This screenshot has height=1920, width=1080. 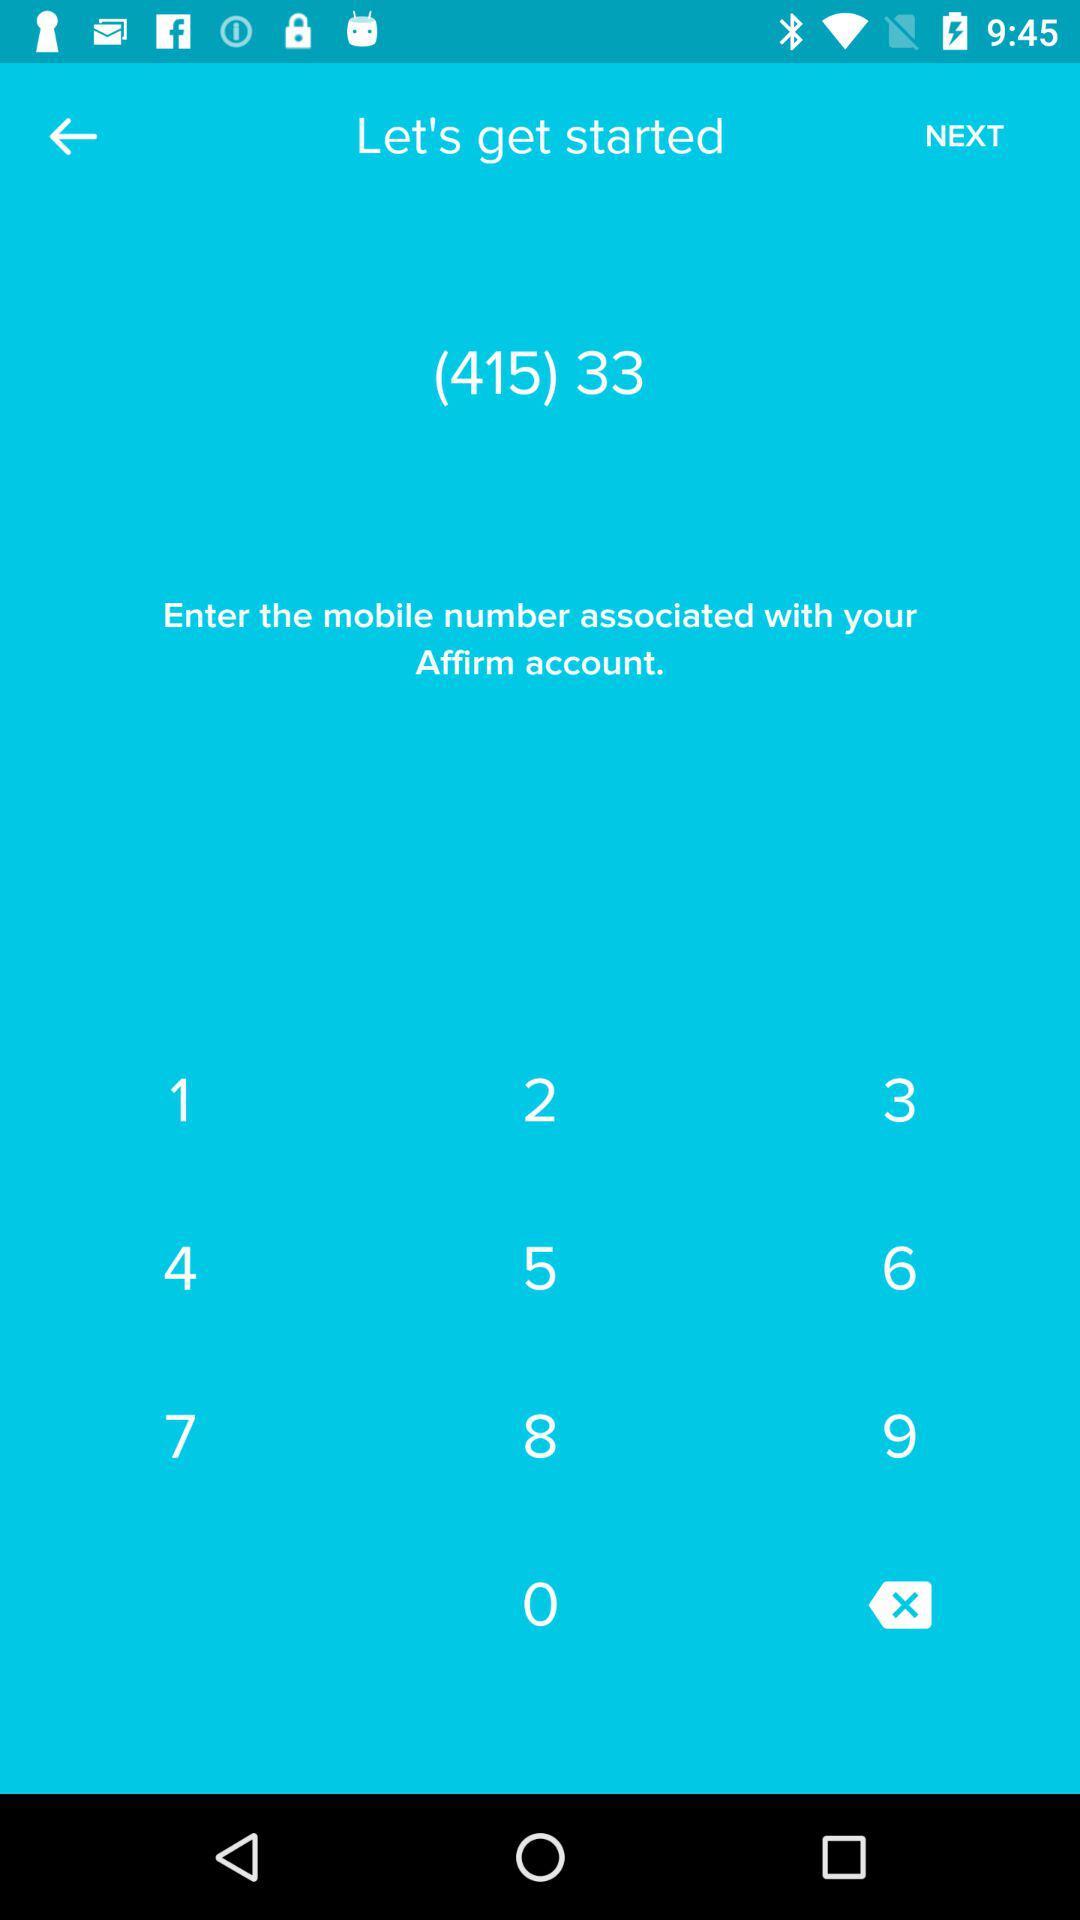 I want to click on item to the left of 3, so click(x=540, y=1099).